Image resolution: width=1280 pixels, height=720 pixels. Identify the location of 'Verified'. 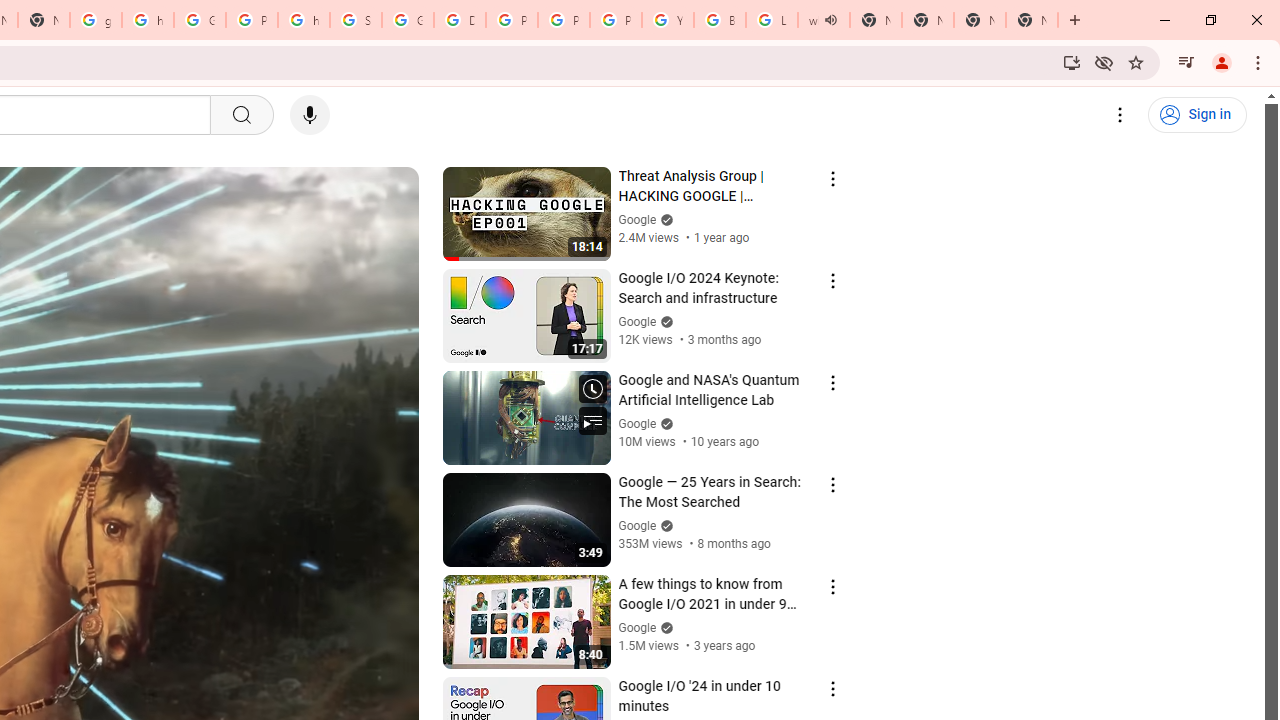
(664, 626).